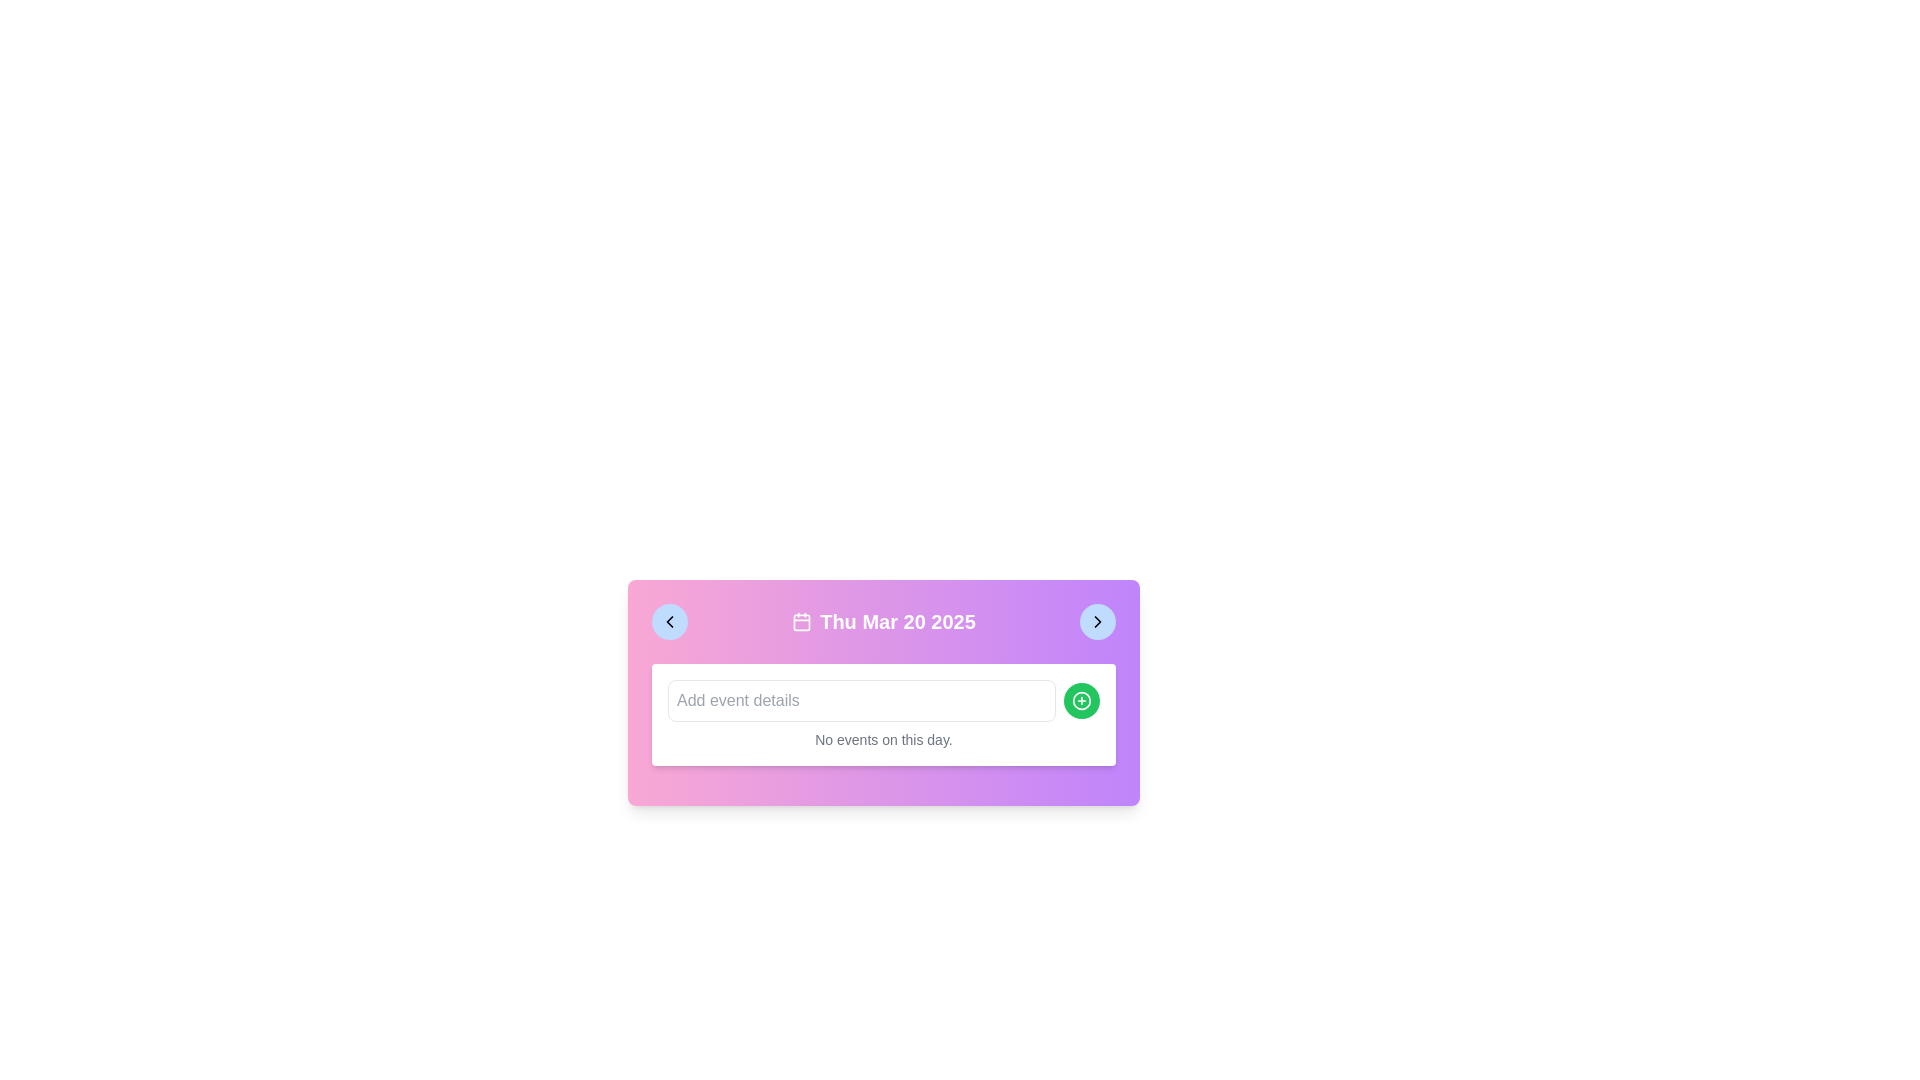 The image size is (1920, 1080). What do you see at coordinates (1097, 620) in the screenshot?
I see `the right-facing chevron arrow icon located at the right end of the horizontal bar` at bounding box center [1097, 620].